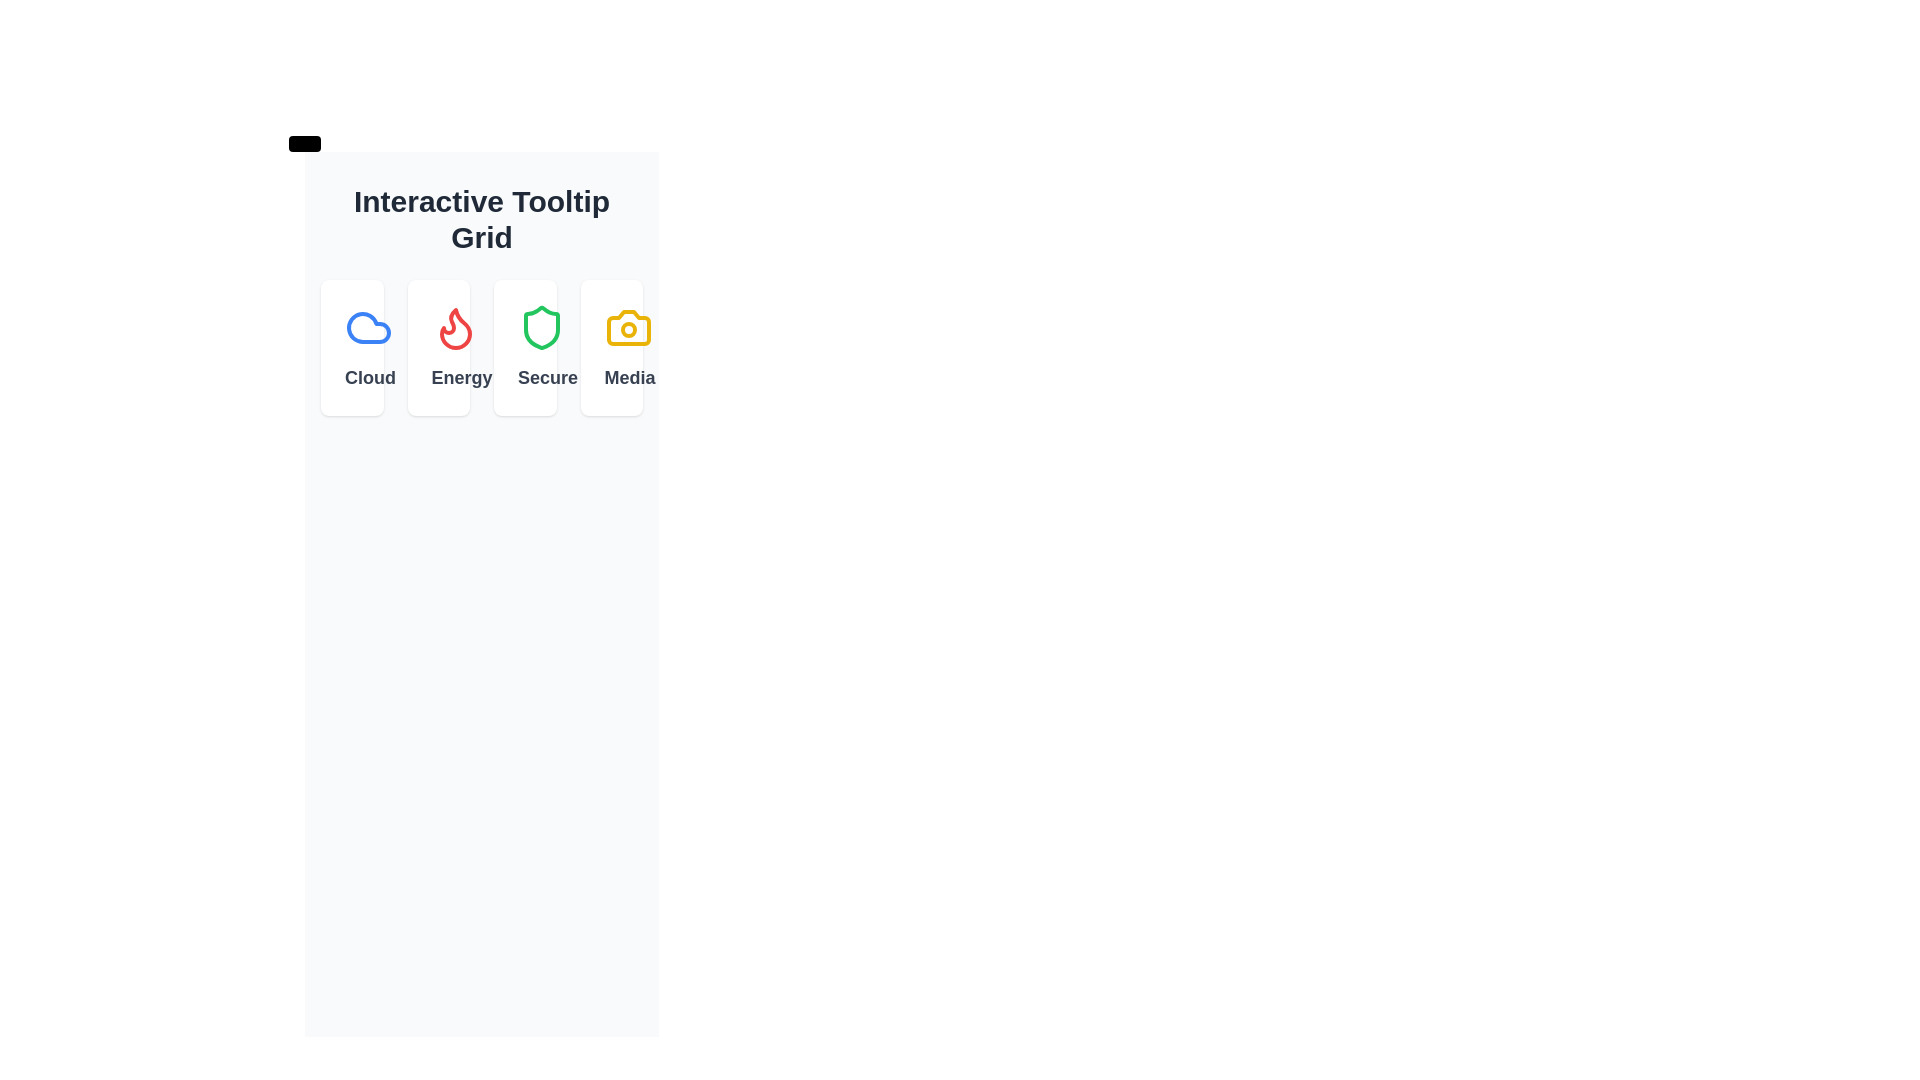 The width and height of the screenshot is (1920, 1080). Describe the element at coordinates (542, 326) in the screenshot. I see `the shield icon representing security within the 'Secure' card, which is the third item in the 'Interactive Tooltip Grid'` at that location.